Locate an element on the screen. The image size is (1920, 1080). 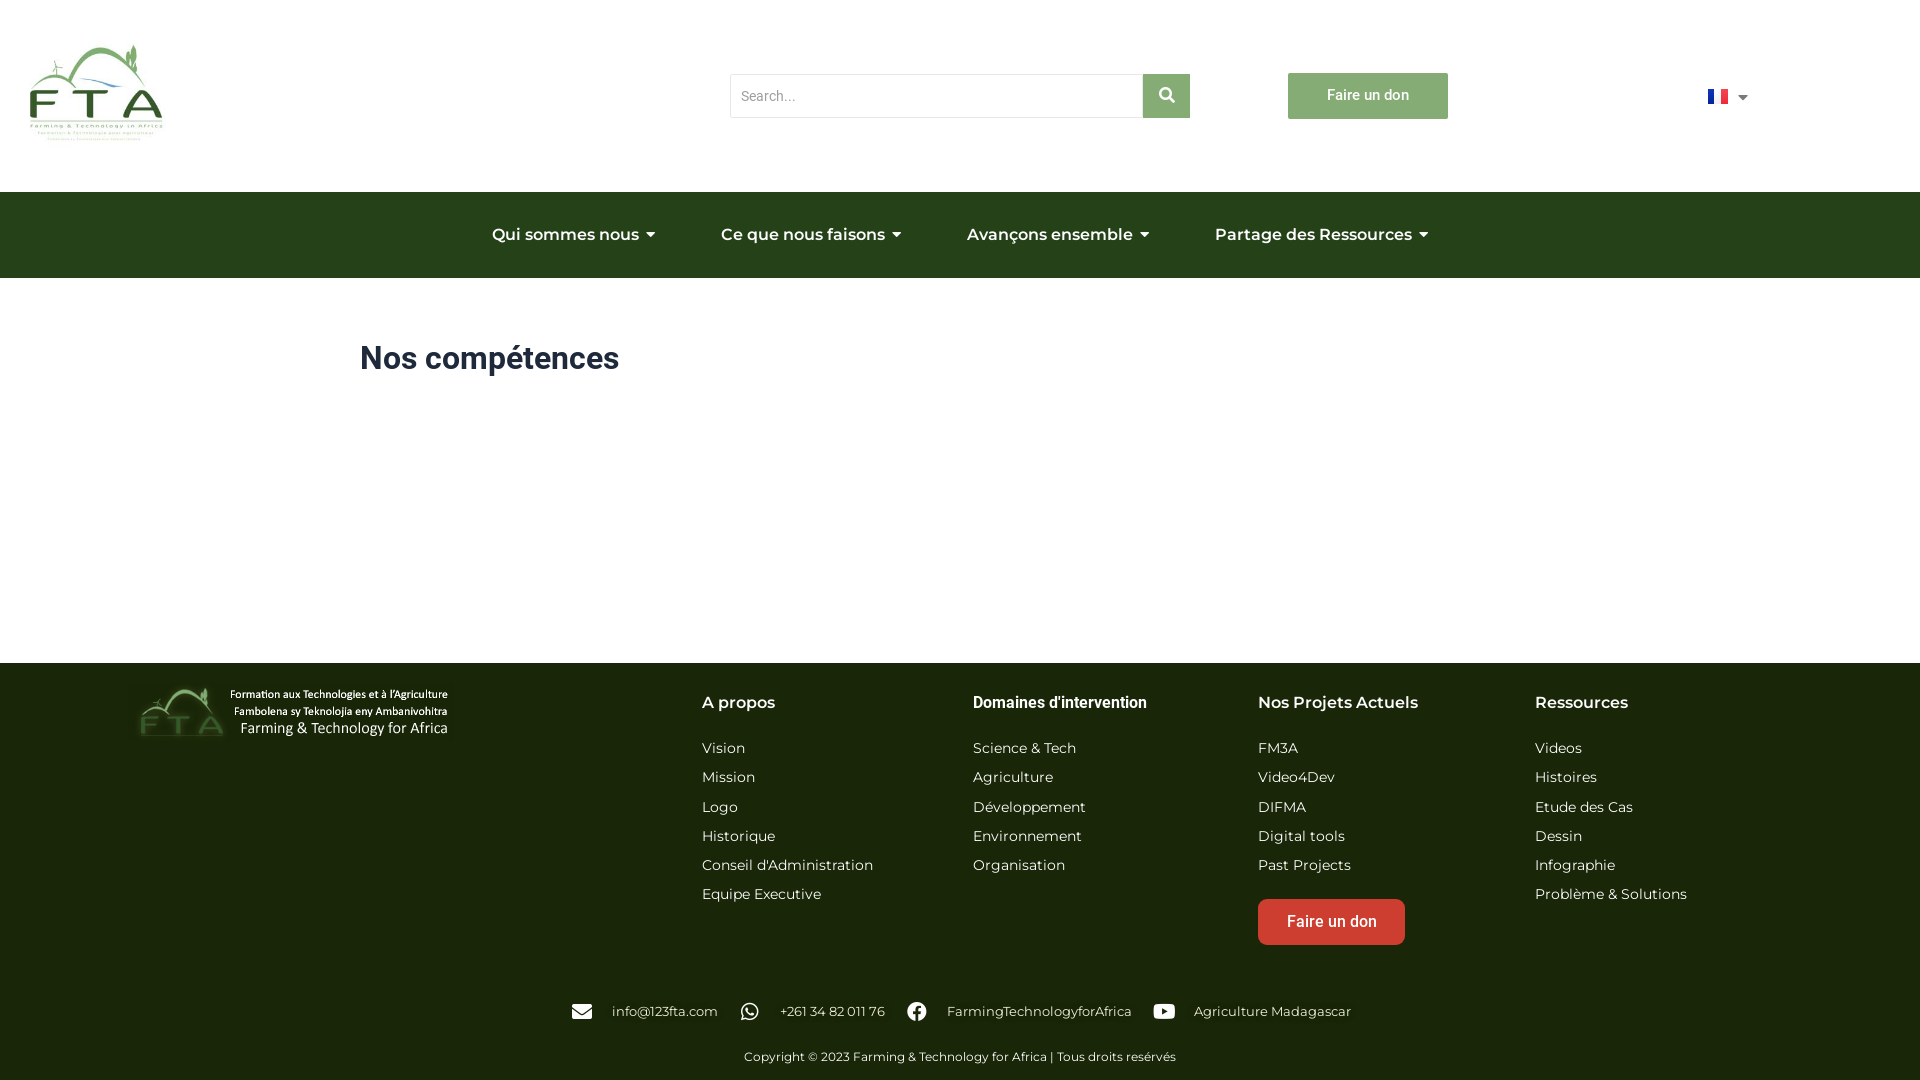
'Logo' is located at coordinates (720, 807).